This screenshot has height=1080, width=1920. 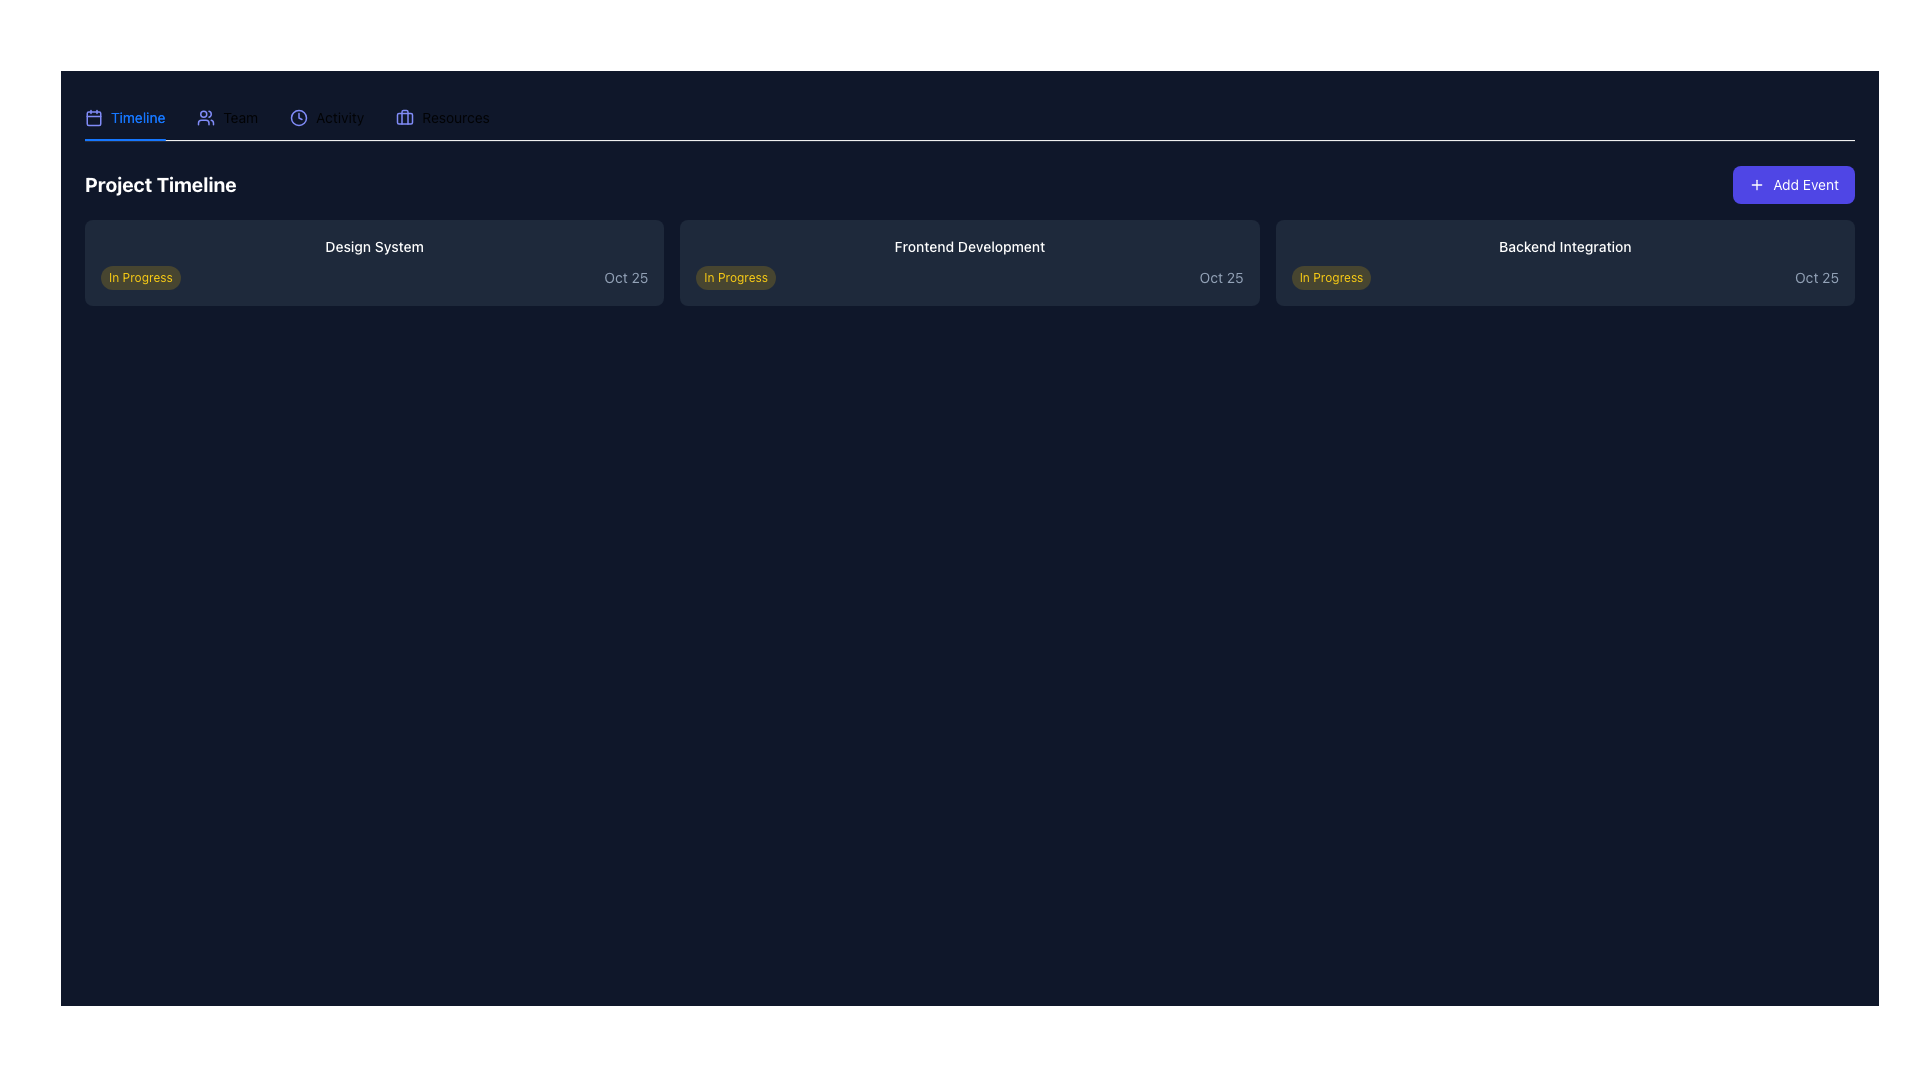 What do you see at coordinates (160, 185) in the screenshot?
I see `the 'Project Timeline' label, which serves as the section title indicating the current view context` at bounding box center [160, 185].